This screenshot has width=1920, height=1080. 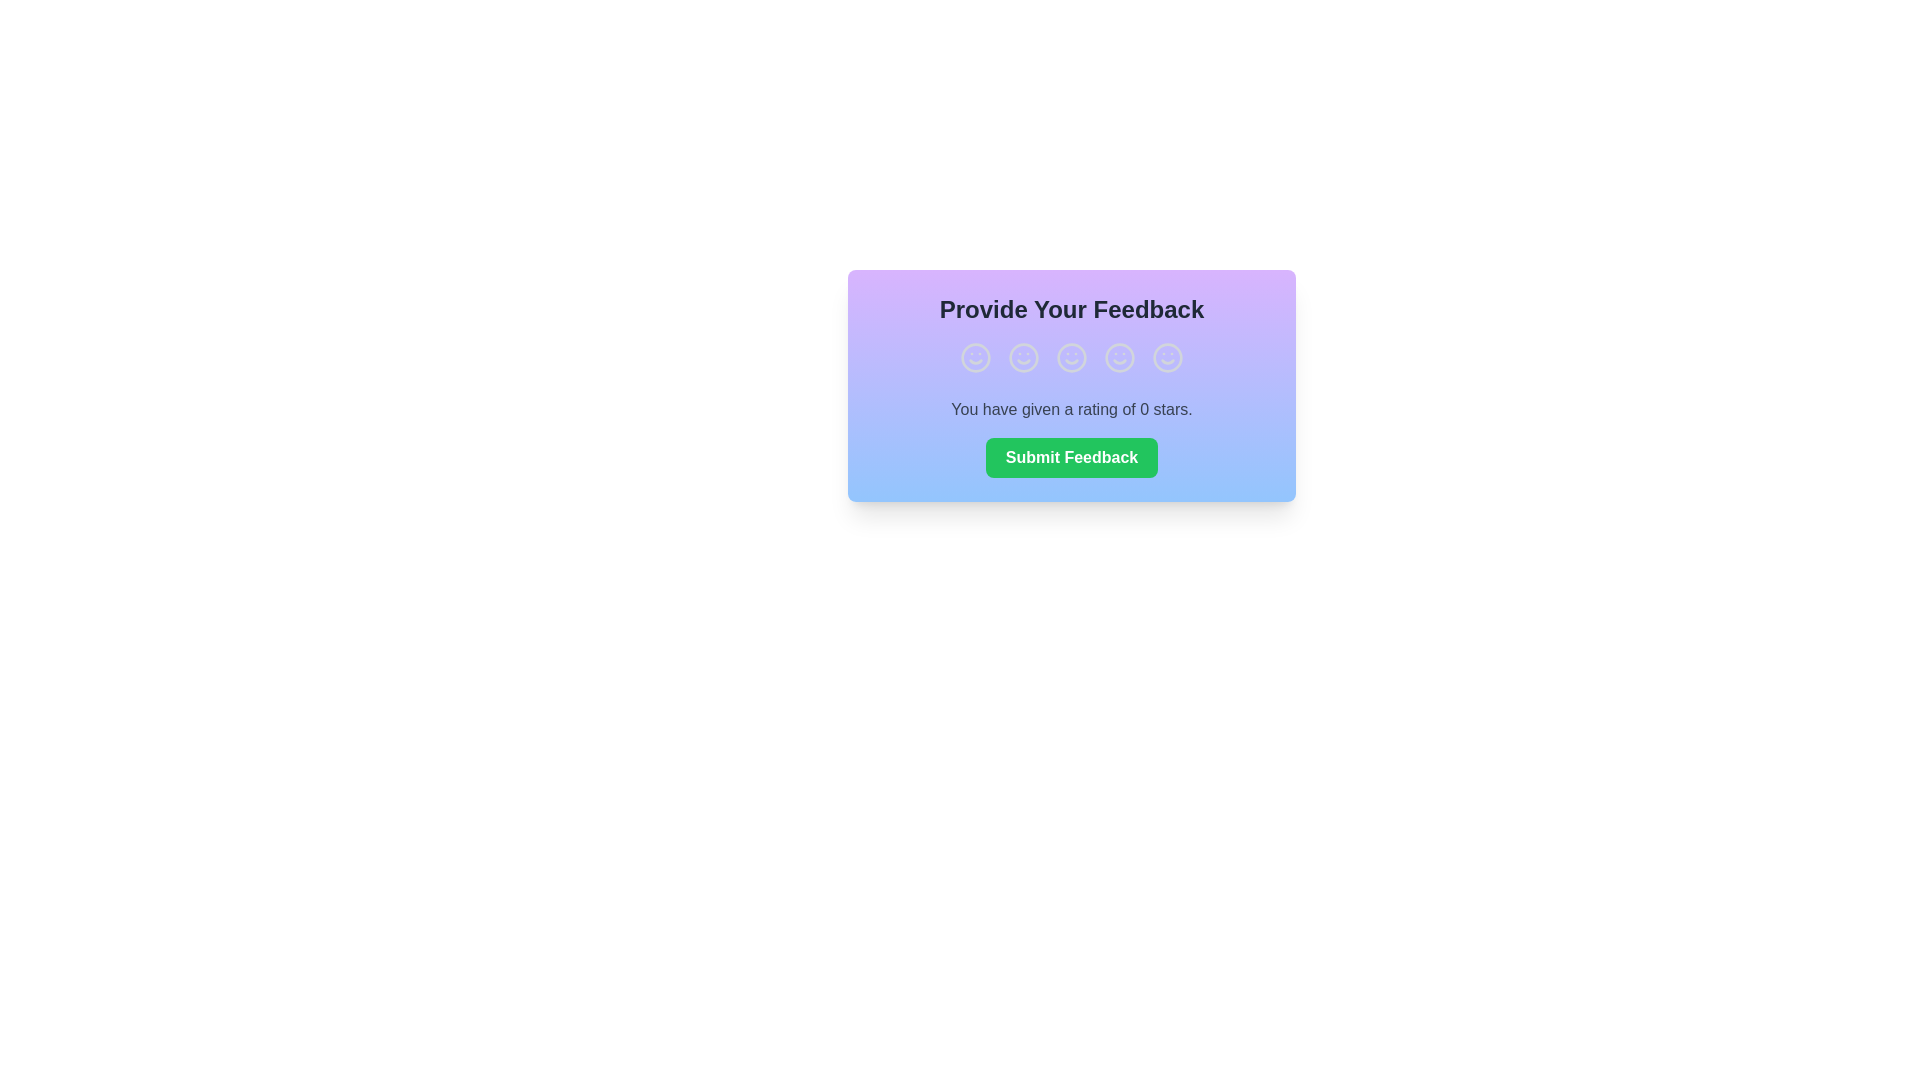 What do you see at coordinates (975, 357) in the screenshot?
I see `the smiley face corresponding to a rating of 1` at bounding box center [975, 357].